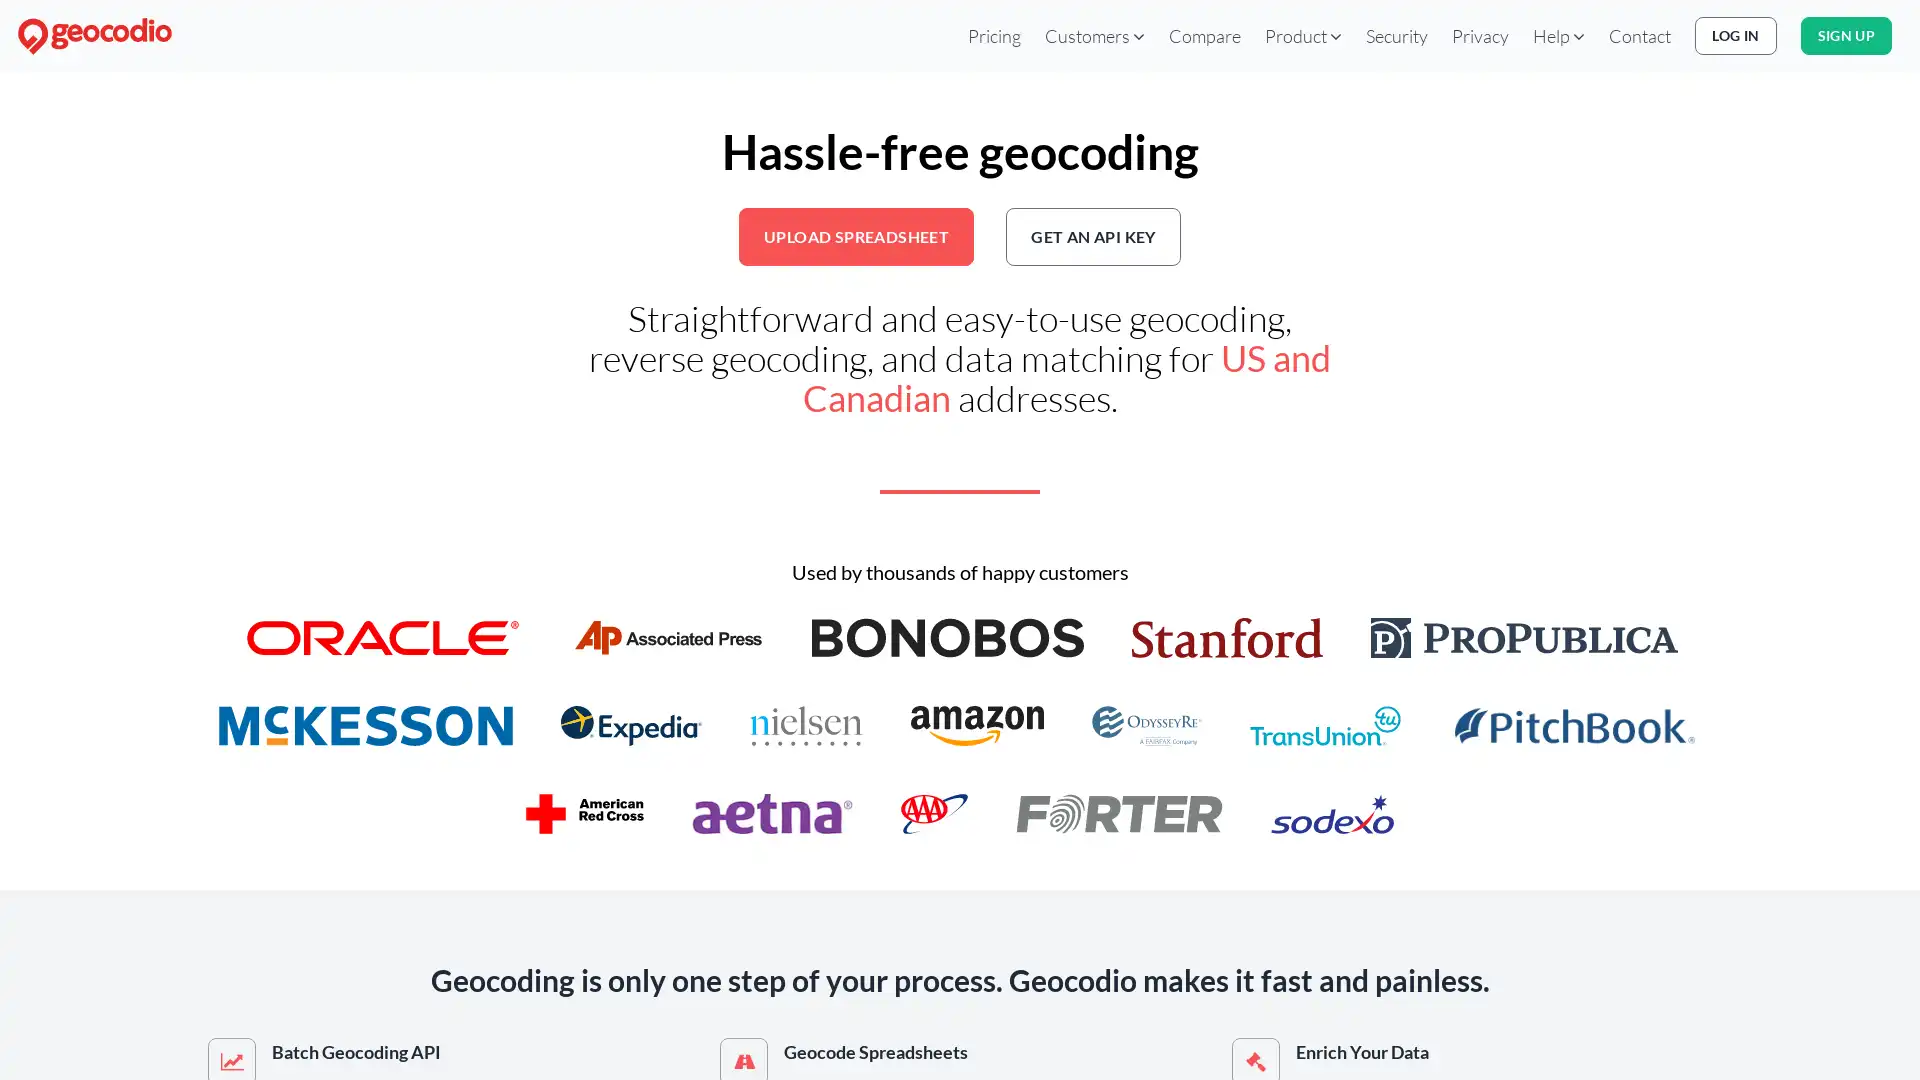  I want to click on Help, so click(1558, 35).